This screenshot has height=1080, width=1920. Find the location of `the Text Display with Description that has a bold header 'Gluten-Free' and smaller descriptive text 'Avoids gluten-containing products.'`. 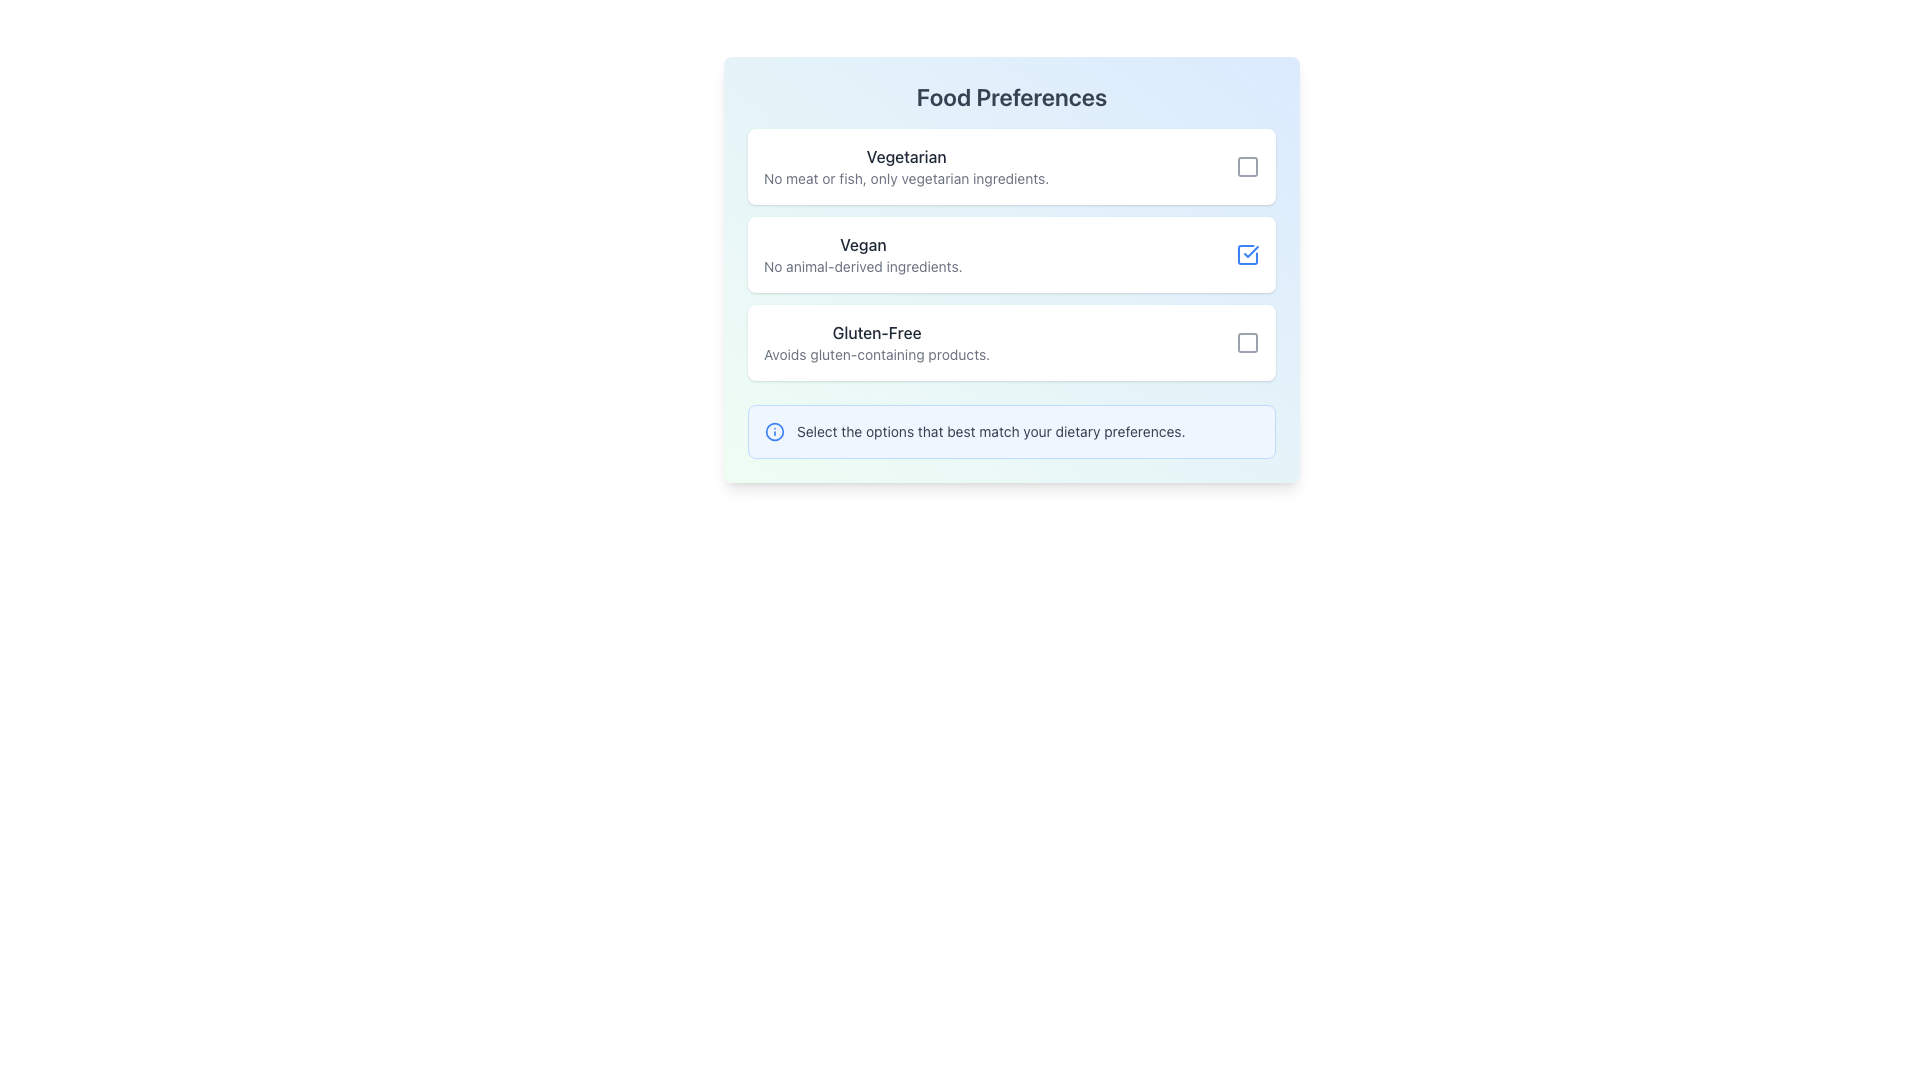

the Text Display with Description that has a bold header 'Gluten-Free' and smaller descriptive text 'Avoids gluten-containing products.' is located at coordinates (877, 342).